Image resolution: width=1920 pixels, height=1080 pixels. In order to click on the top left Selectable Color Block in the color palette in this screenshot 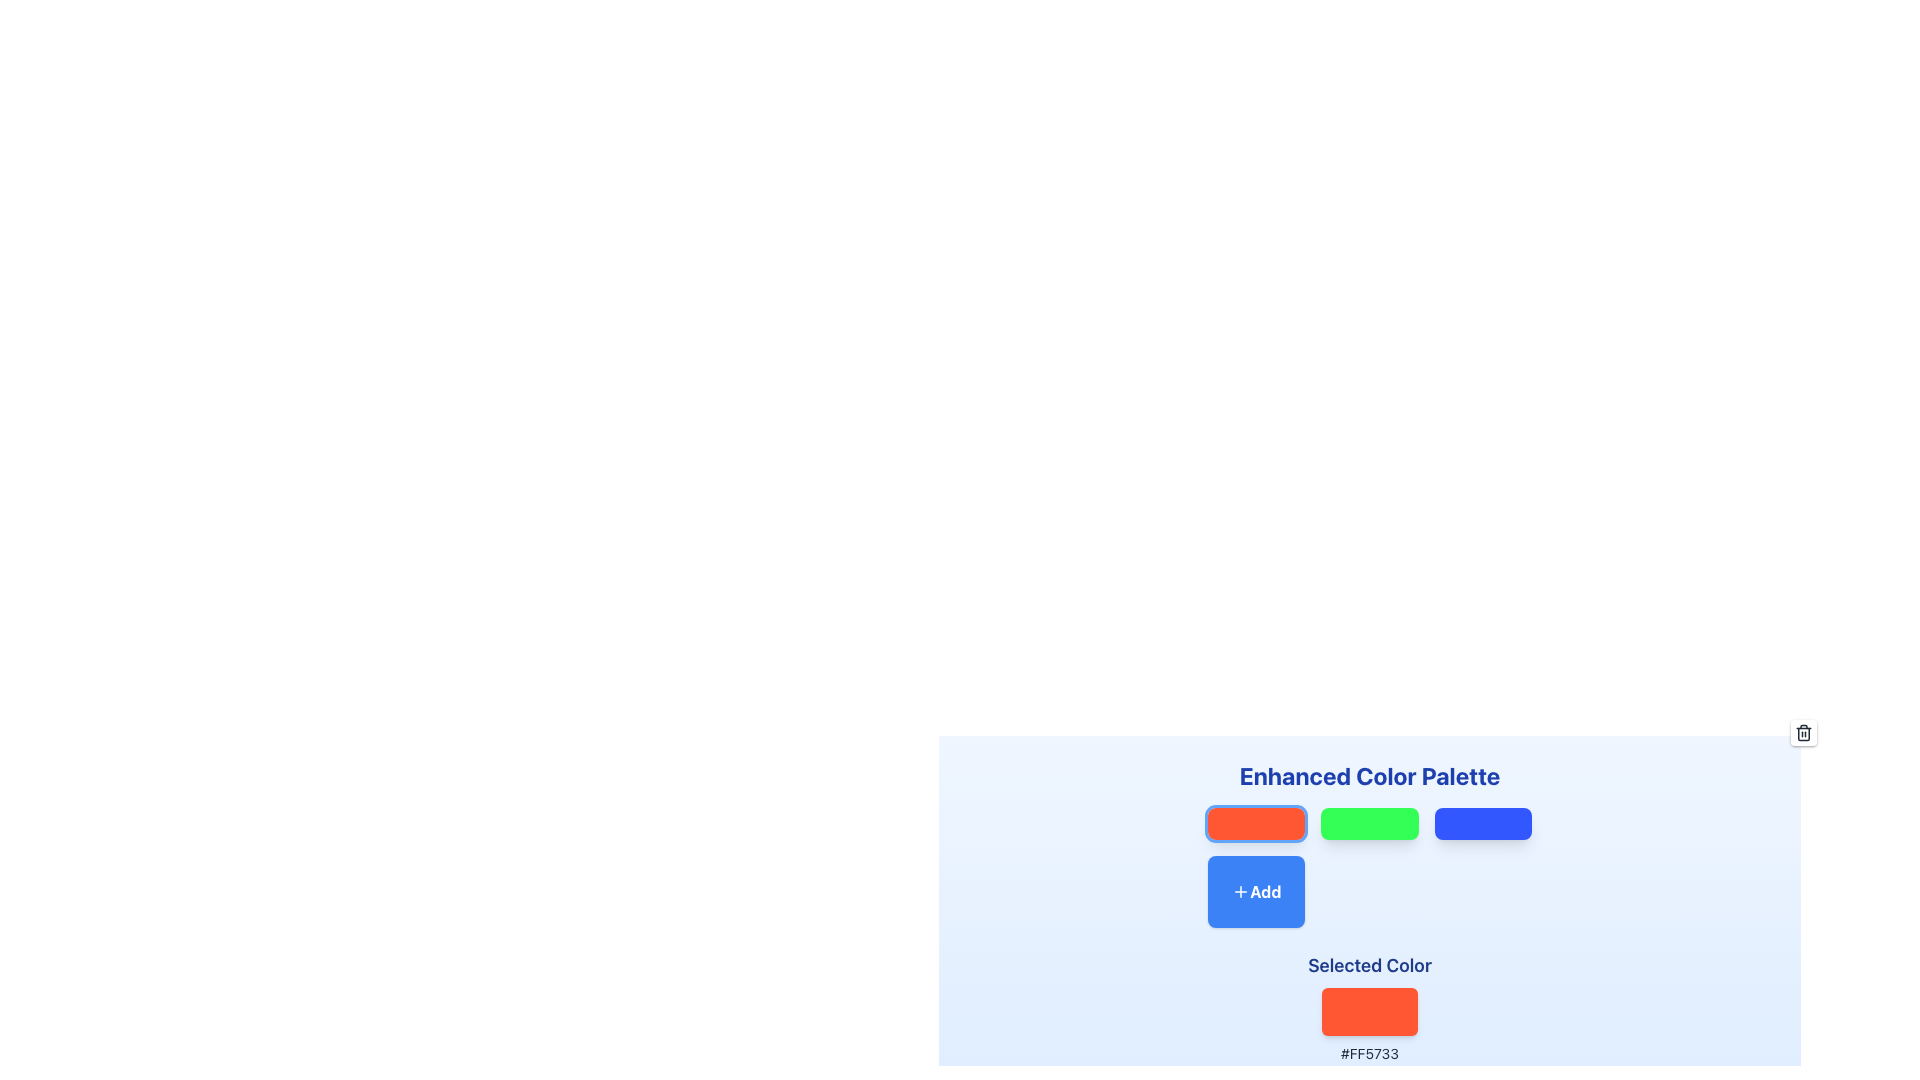, I will do `click(1255, 824)`.